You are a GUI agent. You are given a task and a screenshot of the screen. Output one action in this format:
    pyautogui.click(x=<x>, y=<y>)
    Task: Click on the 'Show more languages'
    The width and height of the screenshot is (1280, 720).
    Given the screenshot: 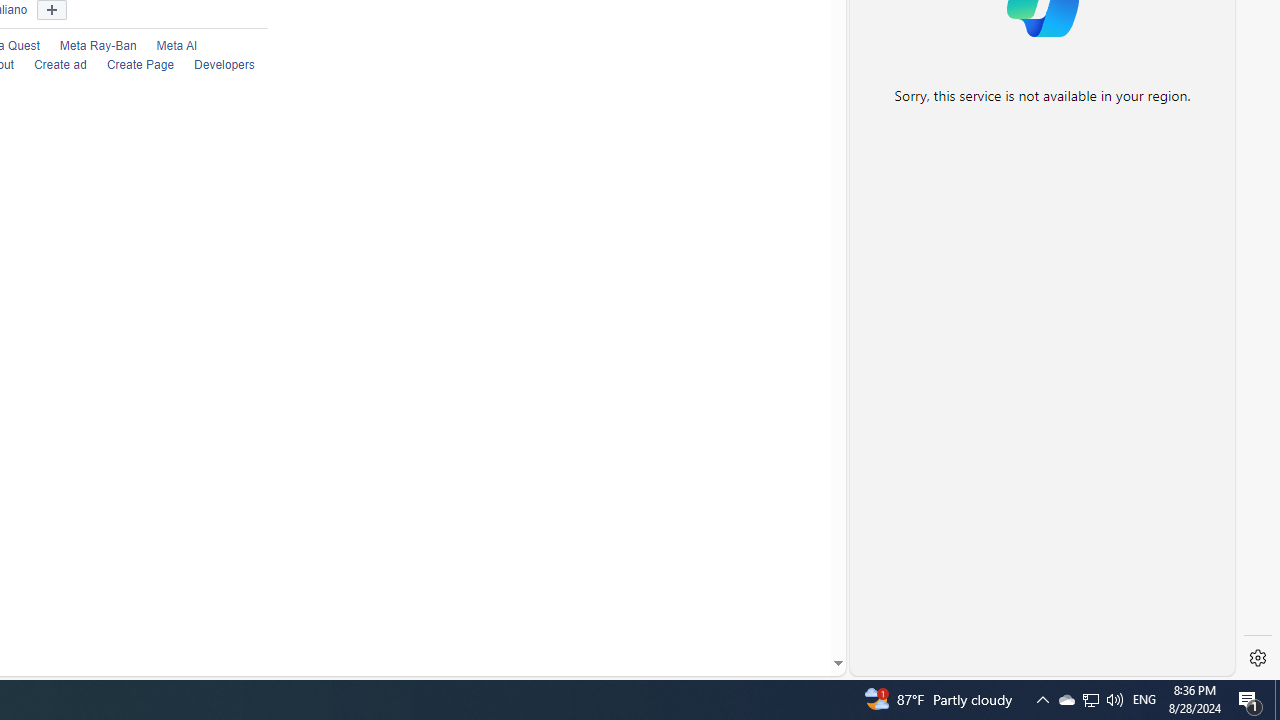 What is the action you would take?
    pyautogui.click(x=52, y=10)
    